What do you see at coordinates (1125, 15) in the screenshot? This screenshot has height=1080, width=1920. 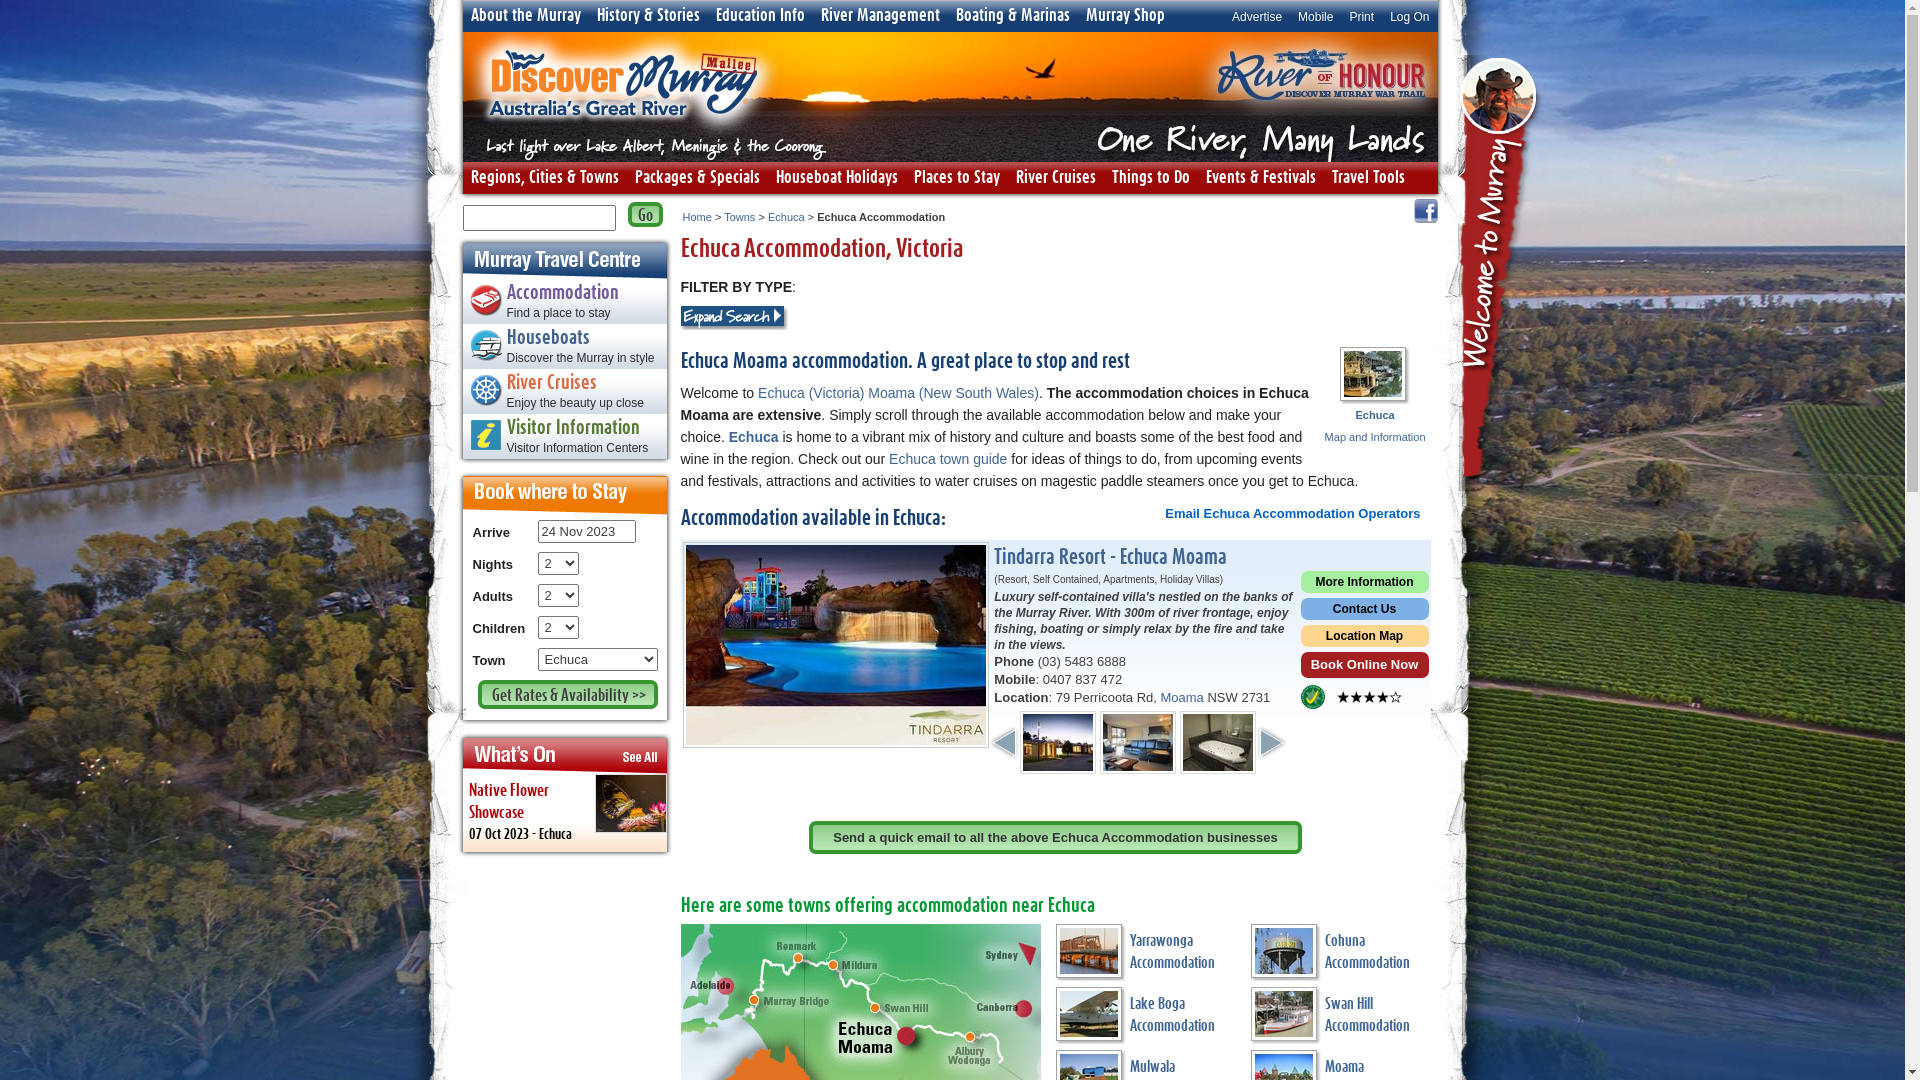 I see `'Murray Shop'` at bounding box center [1125, 15].